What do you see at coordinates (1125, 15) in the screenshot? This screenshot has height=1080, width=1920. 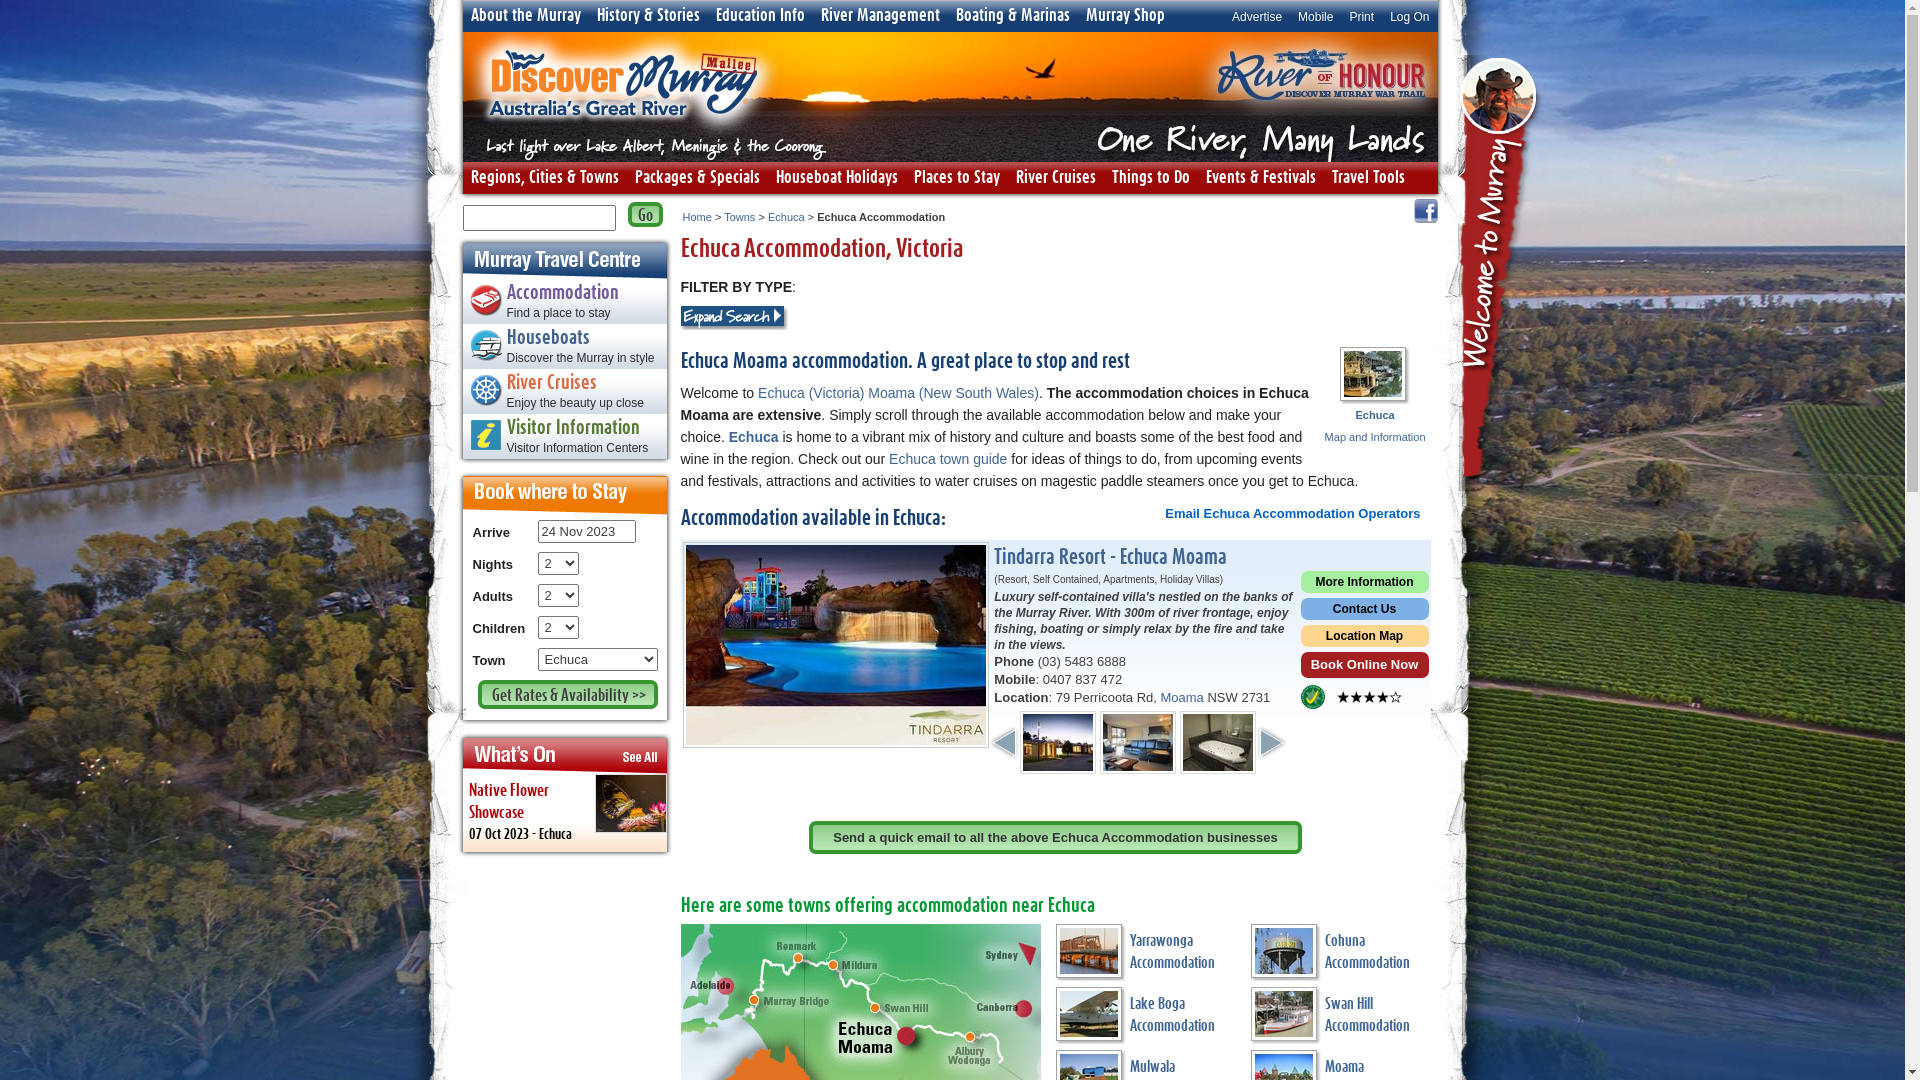 I see `'Murray Shop'` at bounding box center [1125, 15].